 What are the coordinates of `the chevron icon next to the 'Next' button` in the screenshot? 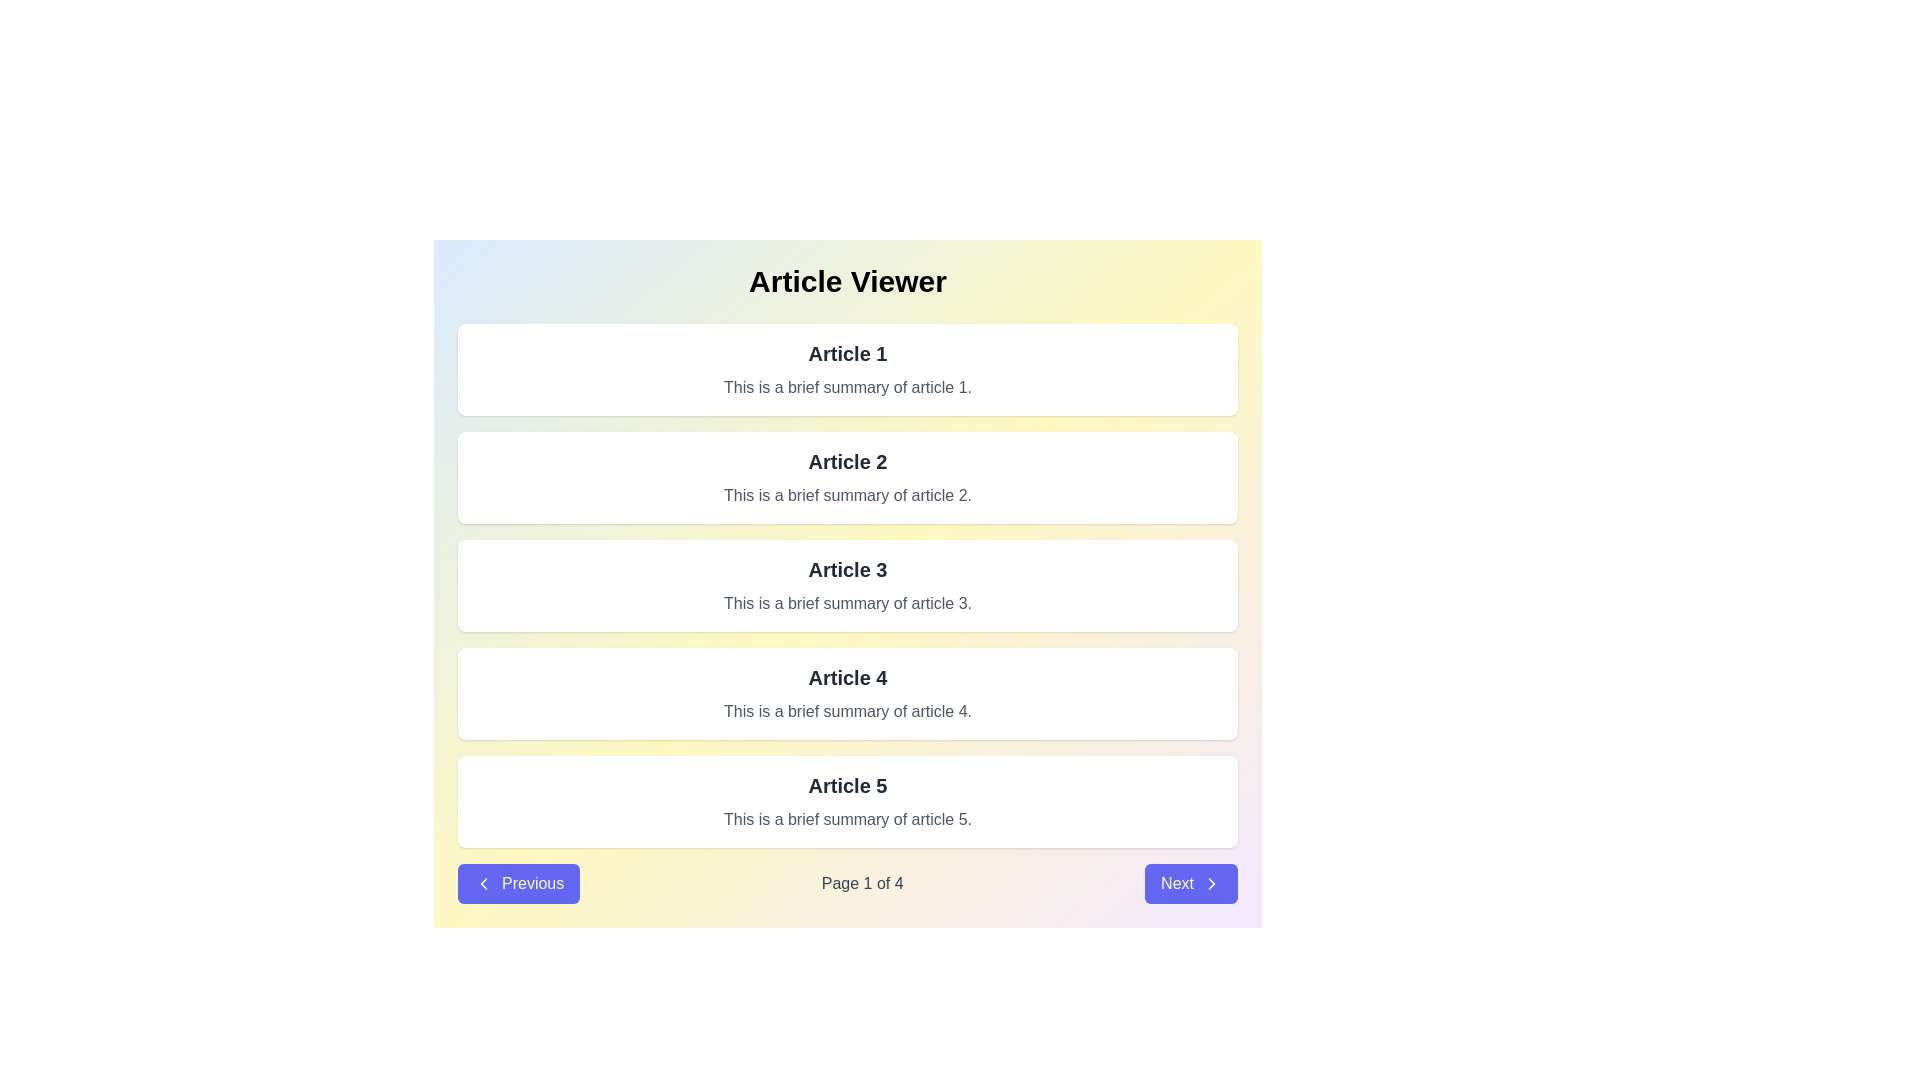 It's located at (1210, 882).